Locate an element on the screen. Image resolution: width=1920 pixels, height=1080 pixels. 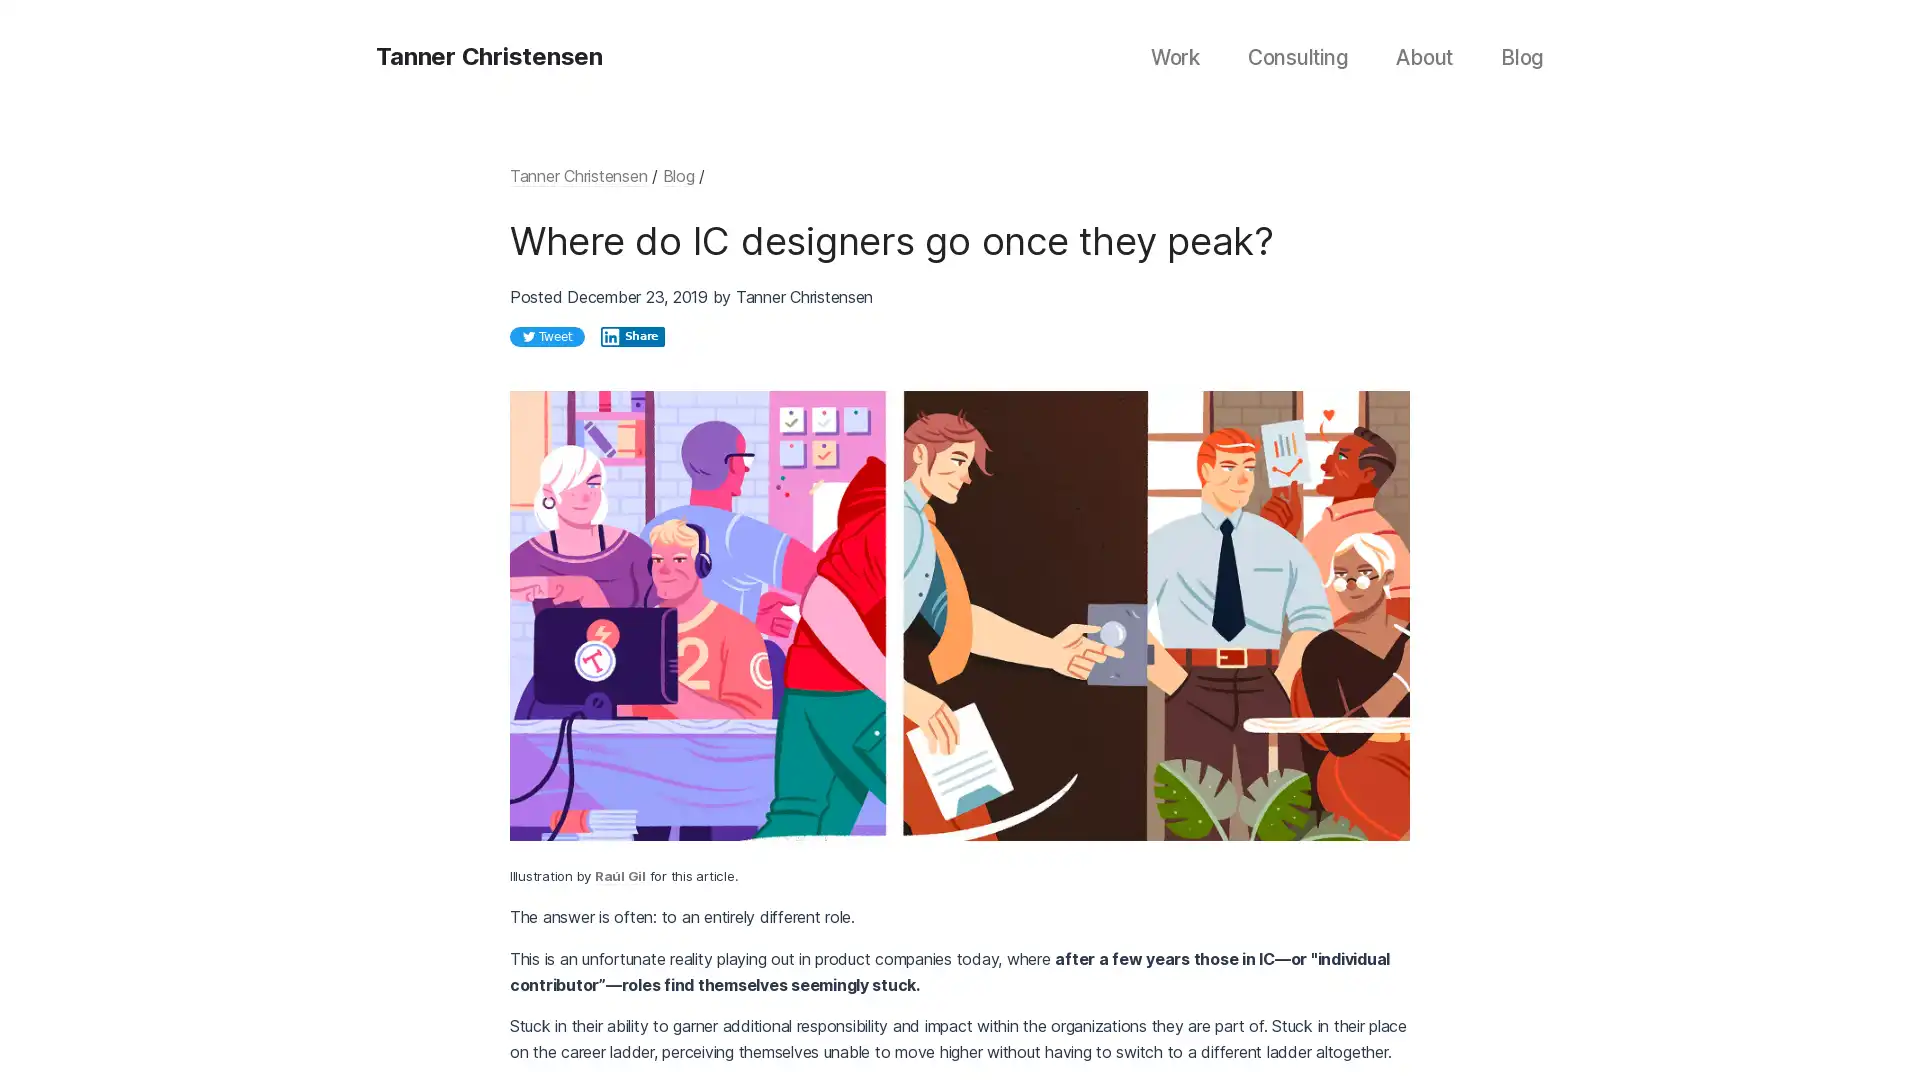
Share is located at coordinates (632, 334).